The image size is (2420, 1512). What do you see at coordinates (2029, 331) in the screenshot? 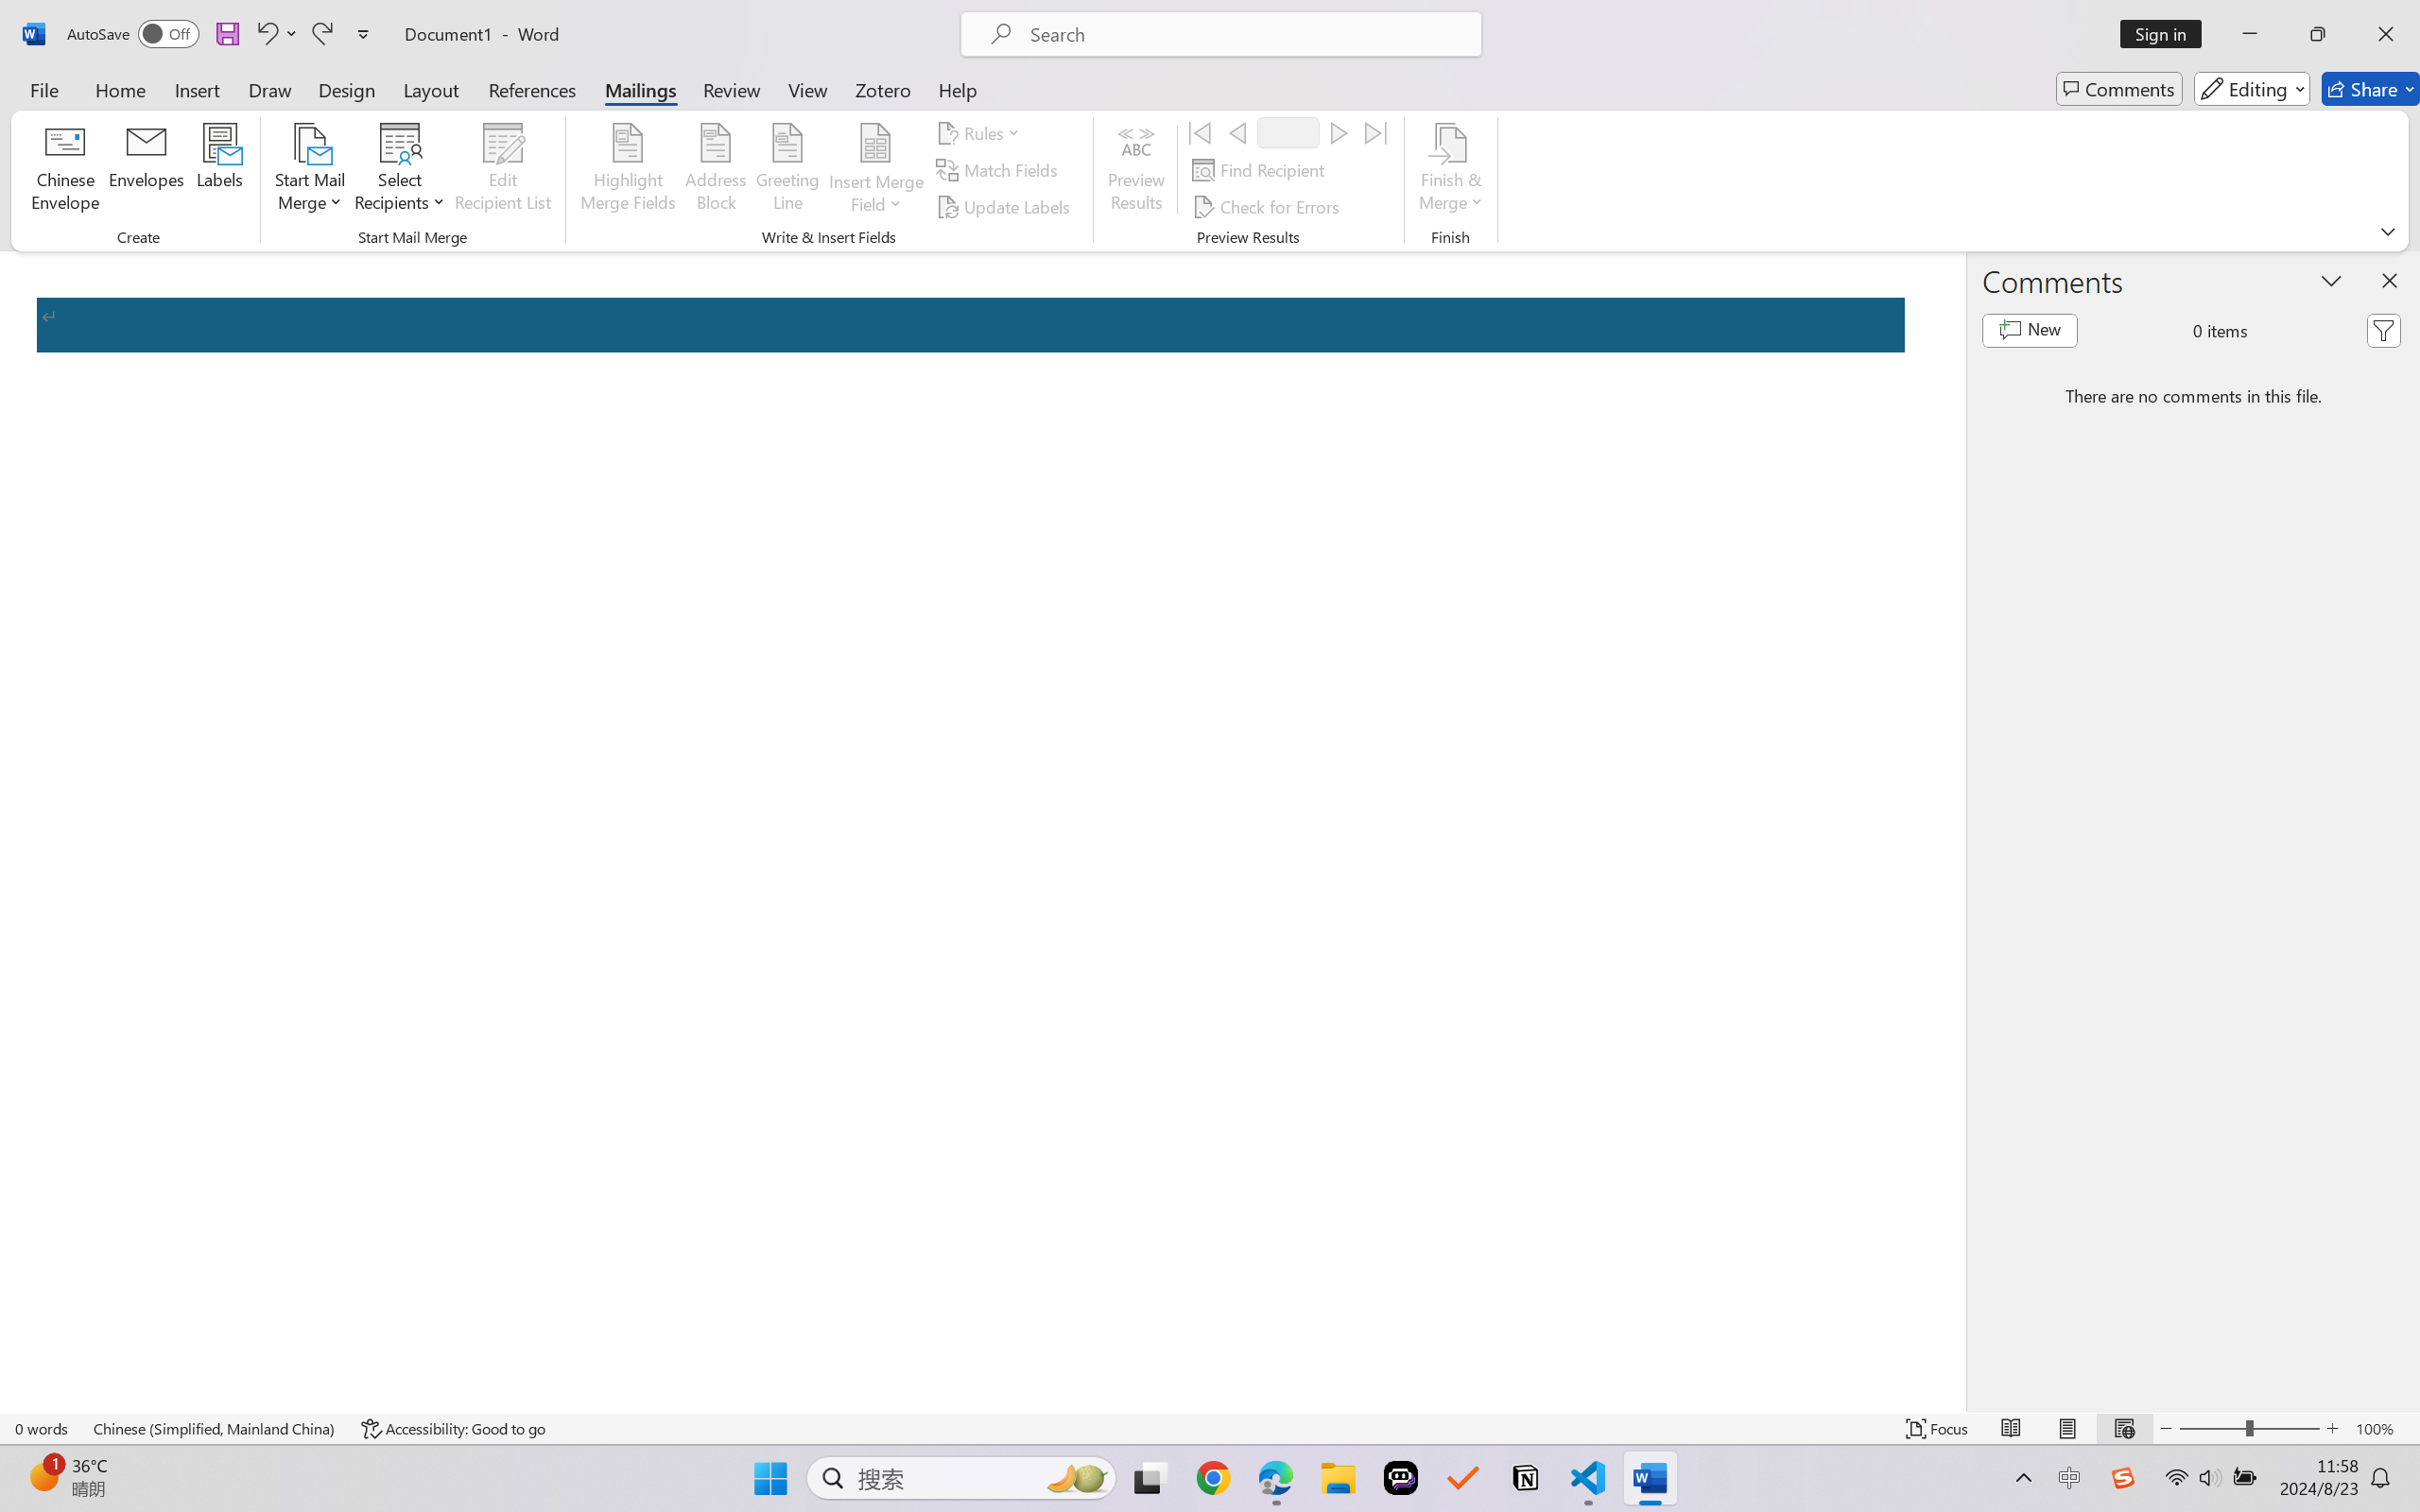
I see `'New comment'` at bounding box center [2029, 331].